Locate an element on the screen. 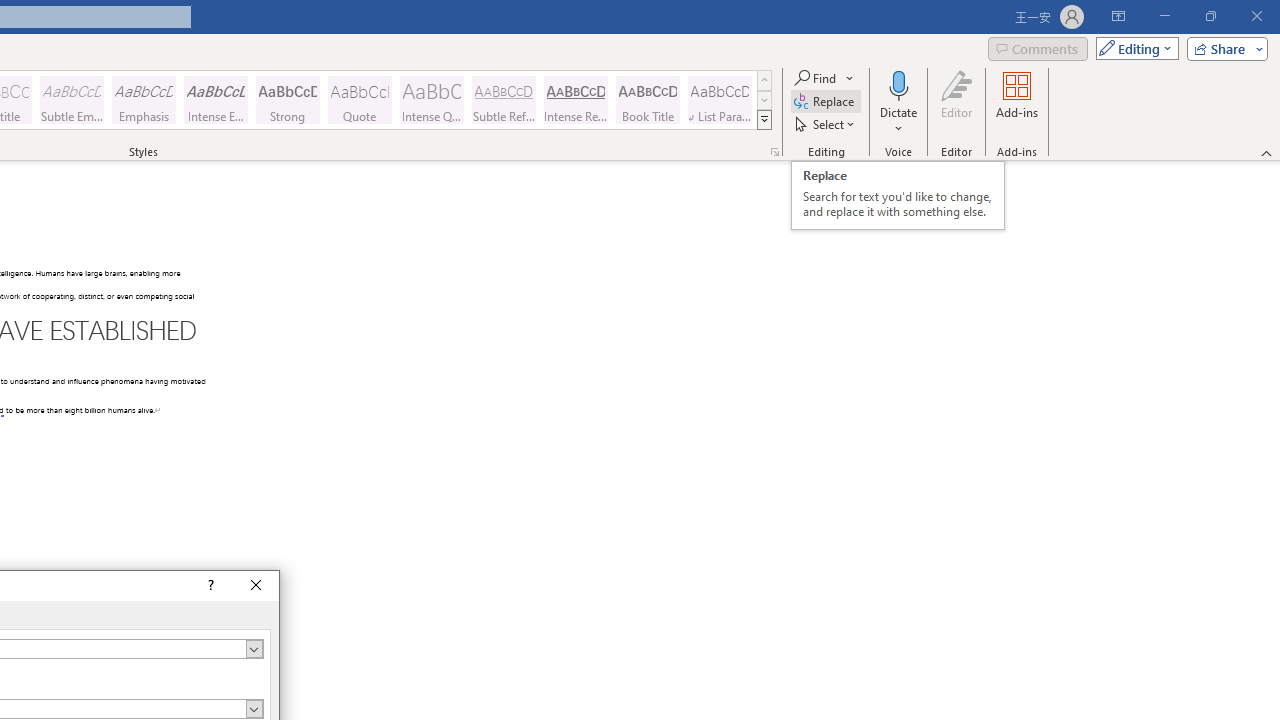 The height and width of the screenshot is (720, 1280). 'Quote' is located at coordinates (359, 100).